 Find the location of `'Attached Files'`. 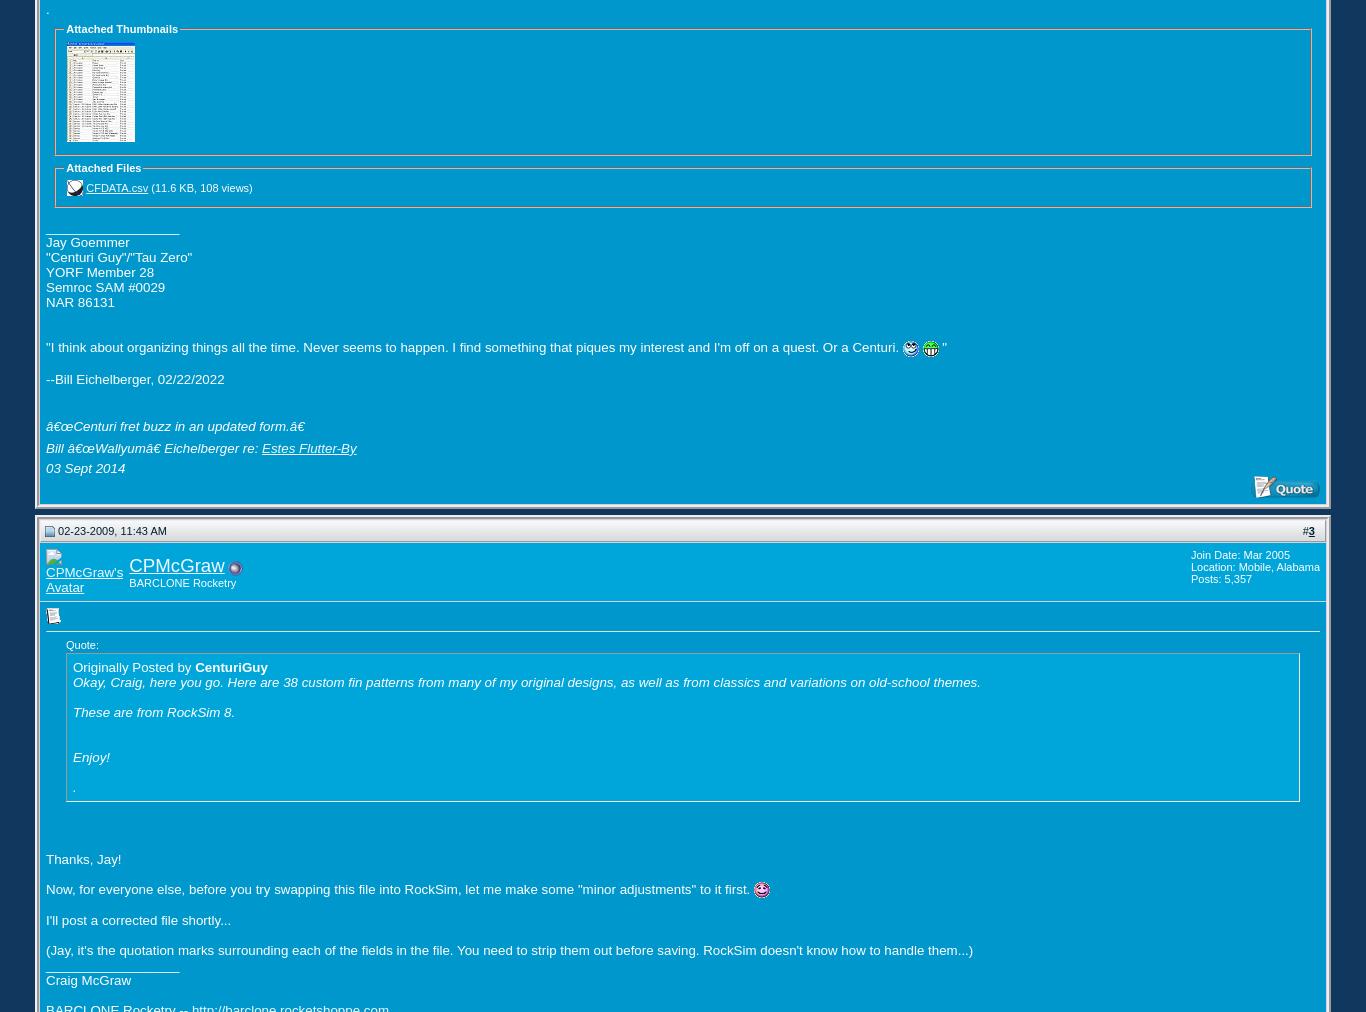

'Attached Files' is located at coordinates (65, 166).